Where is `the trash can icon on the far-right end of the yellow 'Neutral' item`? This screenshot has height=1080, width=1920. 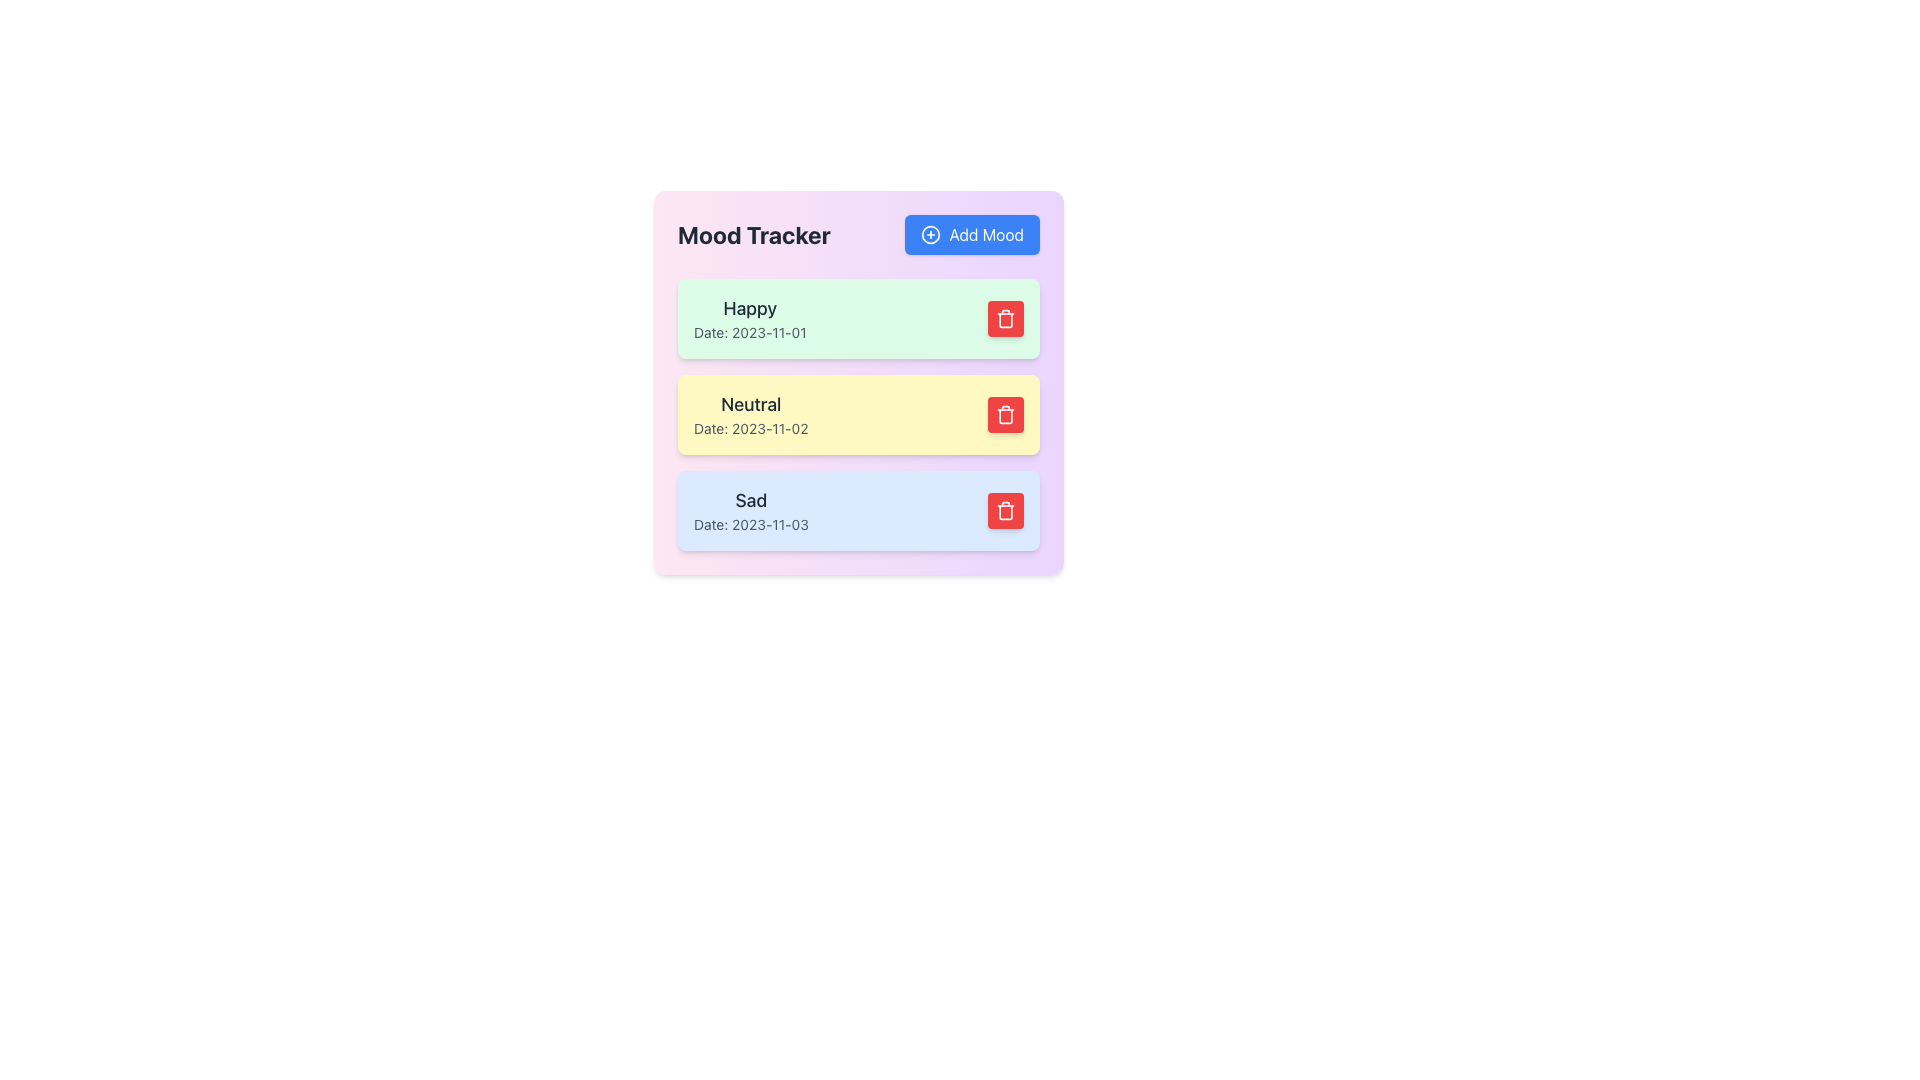
the trash can icon on the far-right end of the yellow 'Neutral' item is located at coordinates (1006, 414).